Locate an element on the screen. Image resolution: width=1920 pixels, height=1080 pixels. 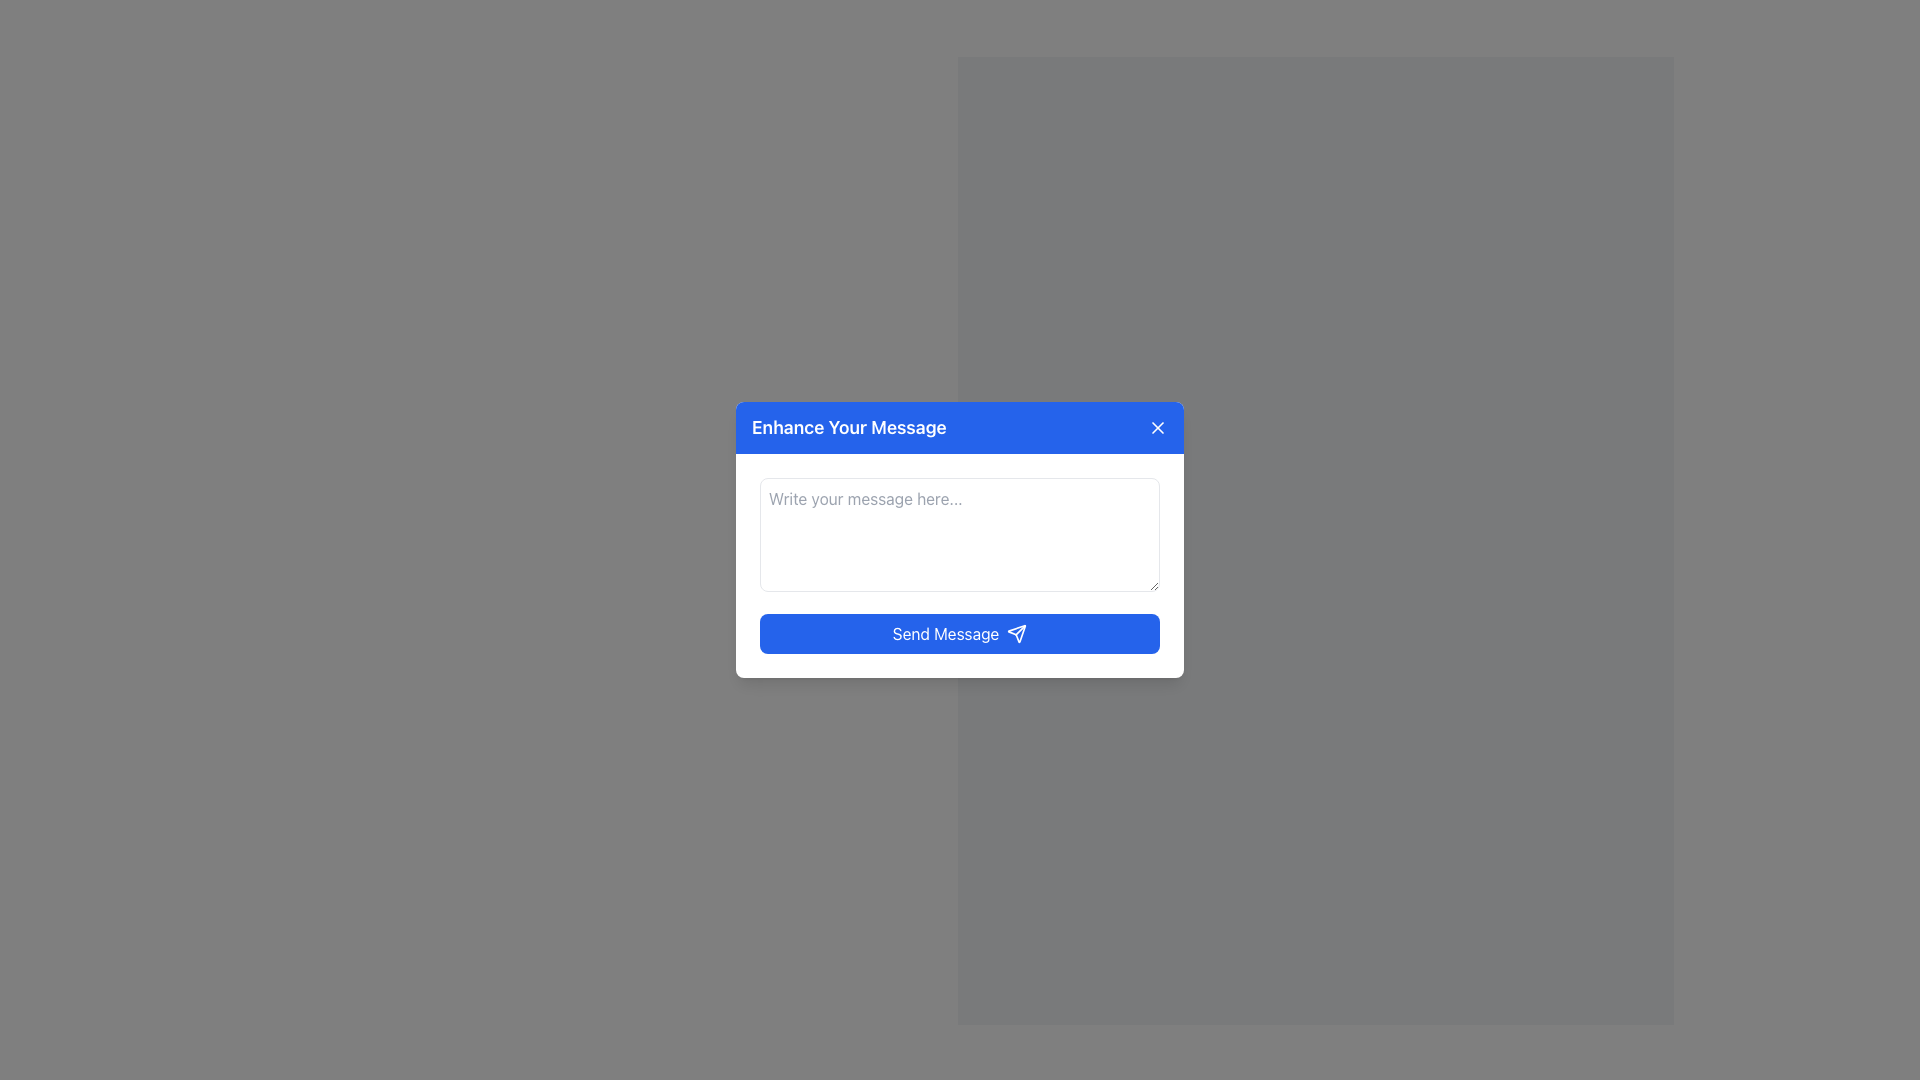
the 'Send Message' button located at the bottom of the dialog box, which is displayed in white font against a blue background is located at coordinates (944, 633).